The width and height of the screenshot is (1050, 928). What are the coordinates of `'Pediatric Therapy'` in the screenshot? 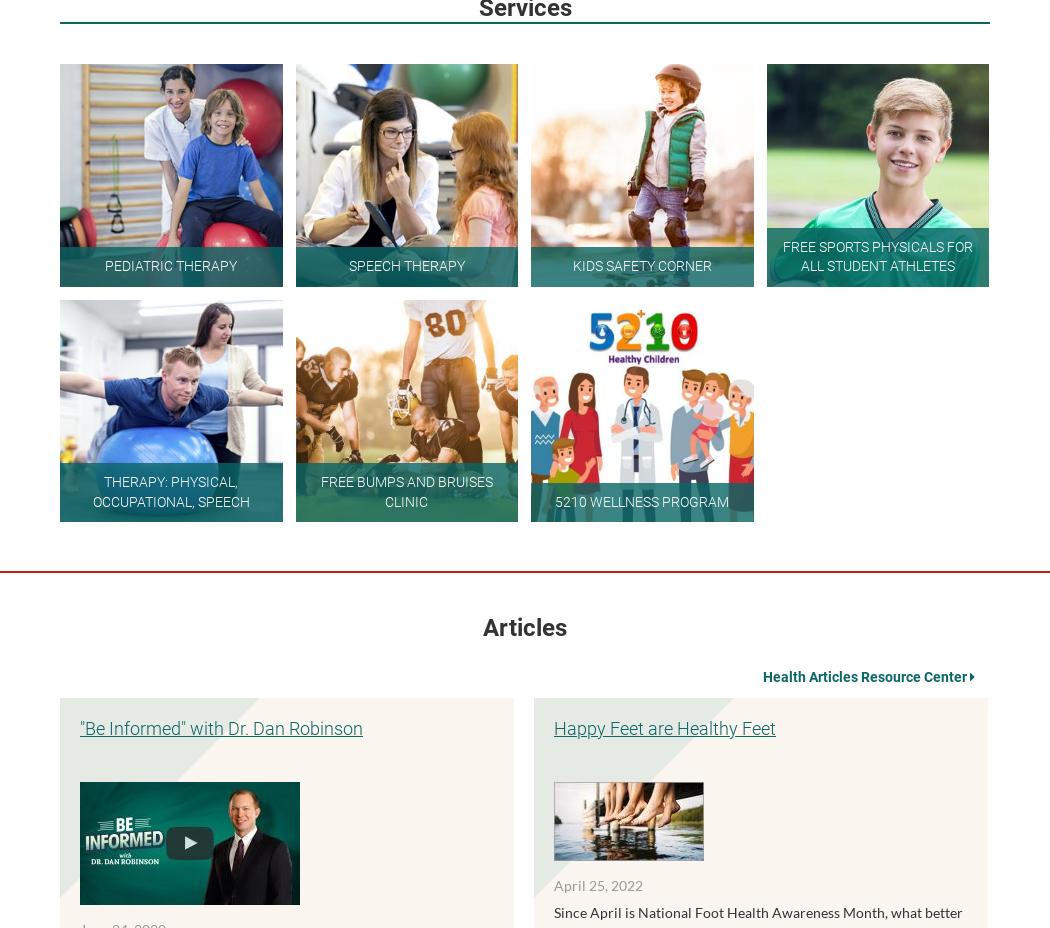 It's located at (171, 264).